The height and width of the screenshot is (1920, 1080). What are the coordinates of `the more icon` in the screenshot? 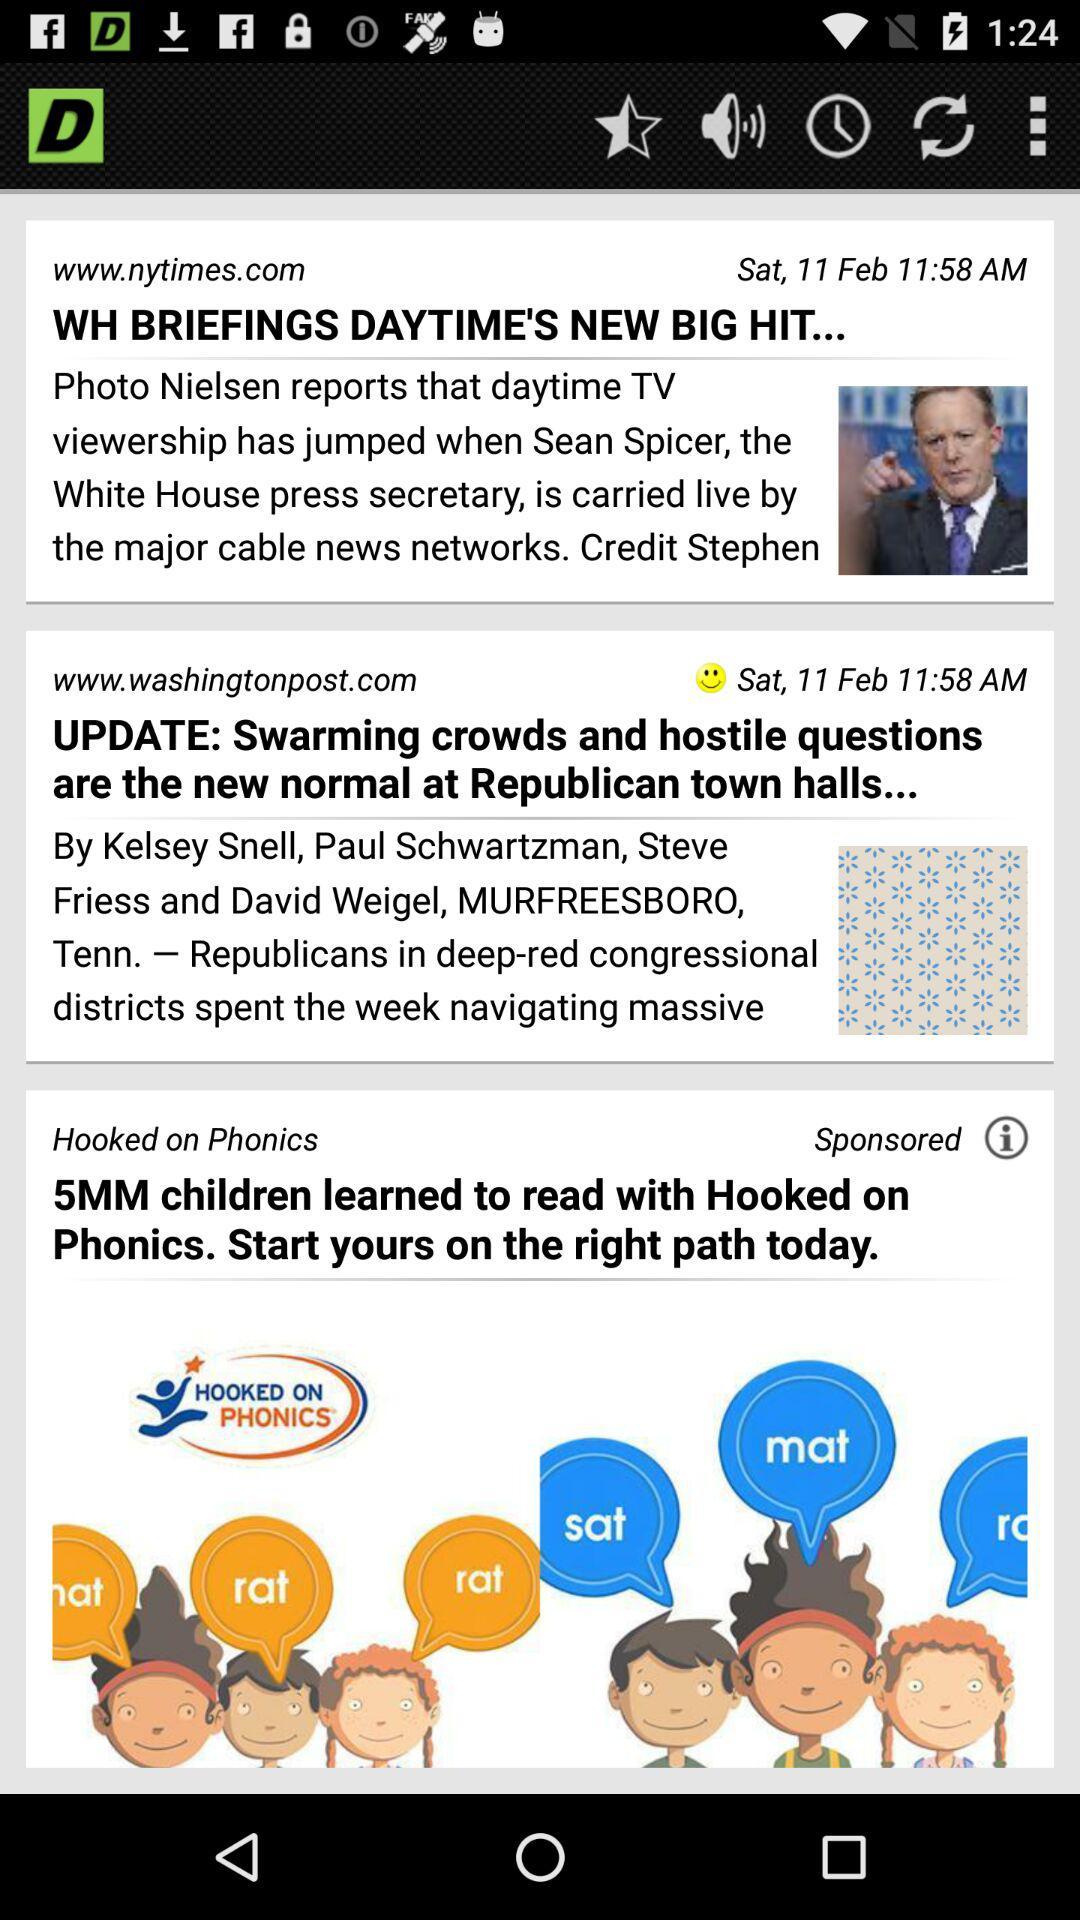 It's located at (1036, 133).